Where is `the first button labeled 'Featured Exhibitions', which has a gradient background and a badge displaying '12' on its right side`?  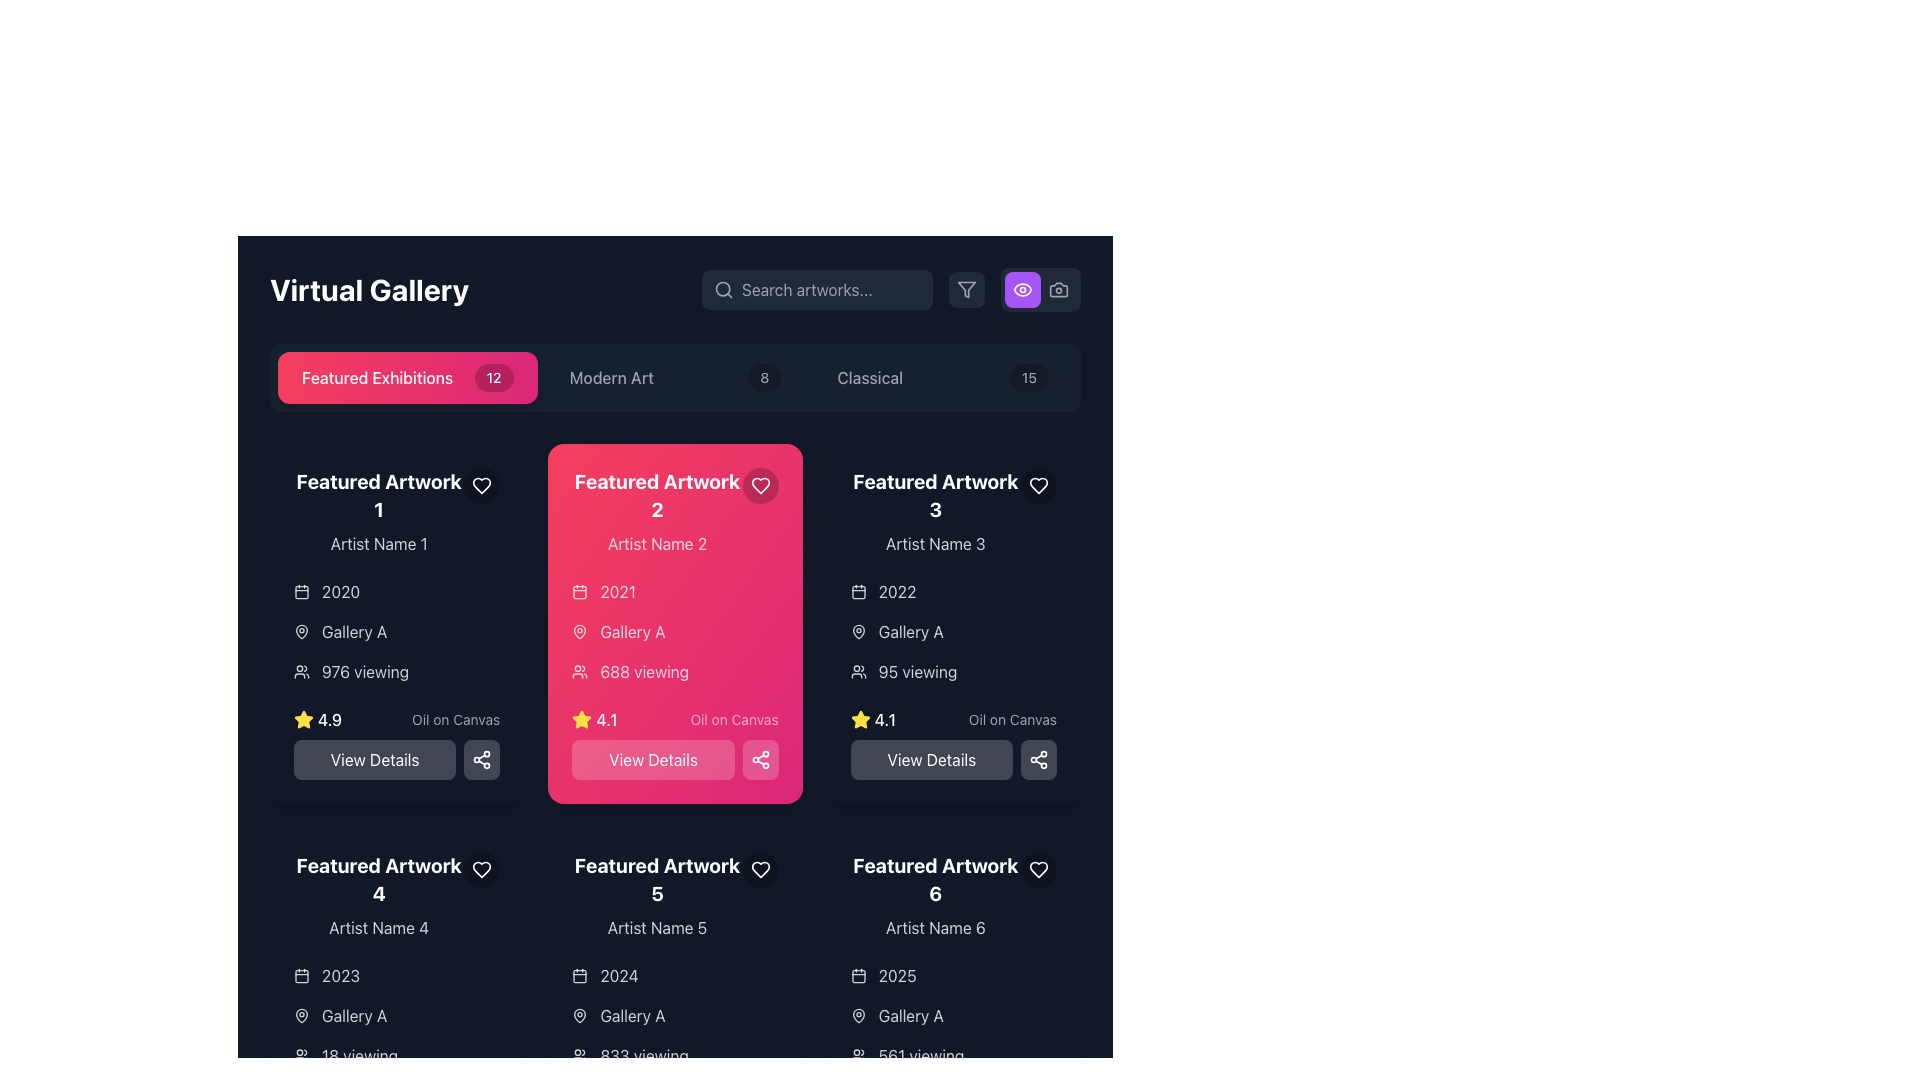
the first button labeled 'Featured Exhibitions', which has a gradient background and a badge displaying '12' on its right side is located at coordinates (406, 378).